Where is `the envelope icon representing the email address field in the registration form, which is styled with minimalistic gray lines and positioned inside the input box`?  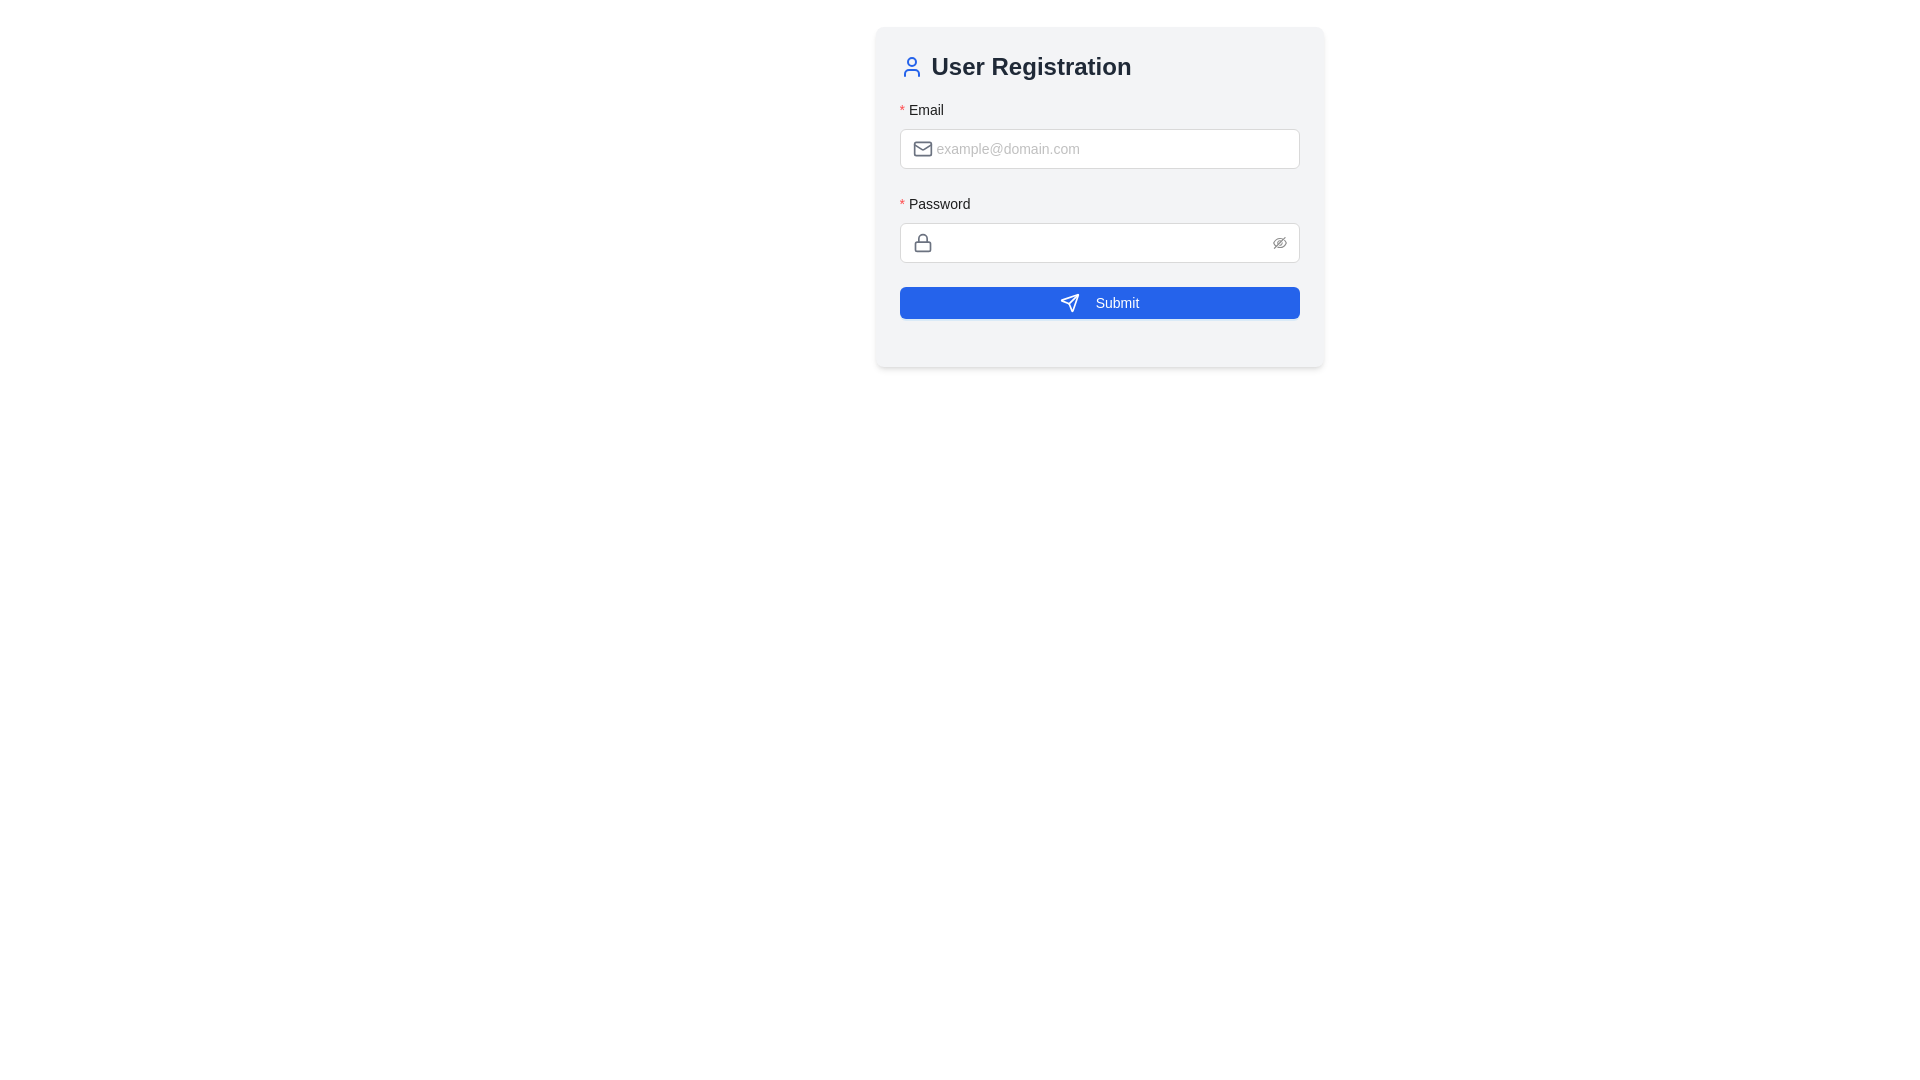
the envelope icon representing the email address field in the registration form, which is styled with minimalistic gray lines and positioned inside the input box is located at coordinates (921, 148).